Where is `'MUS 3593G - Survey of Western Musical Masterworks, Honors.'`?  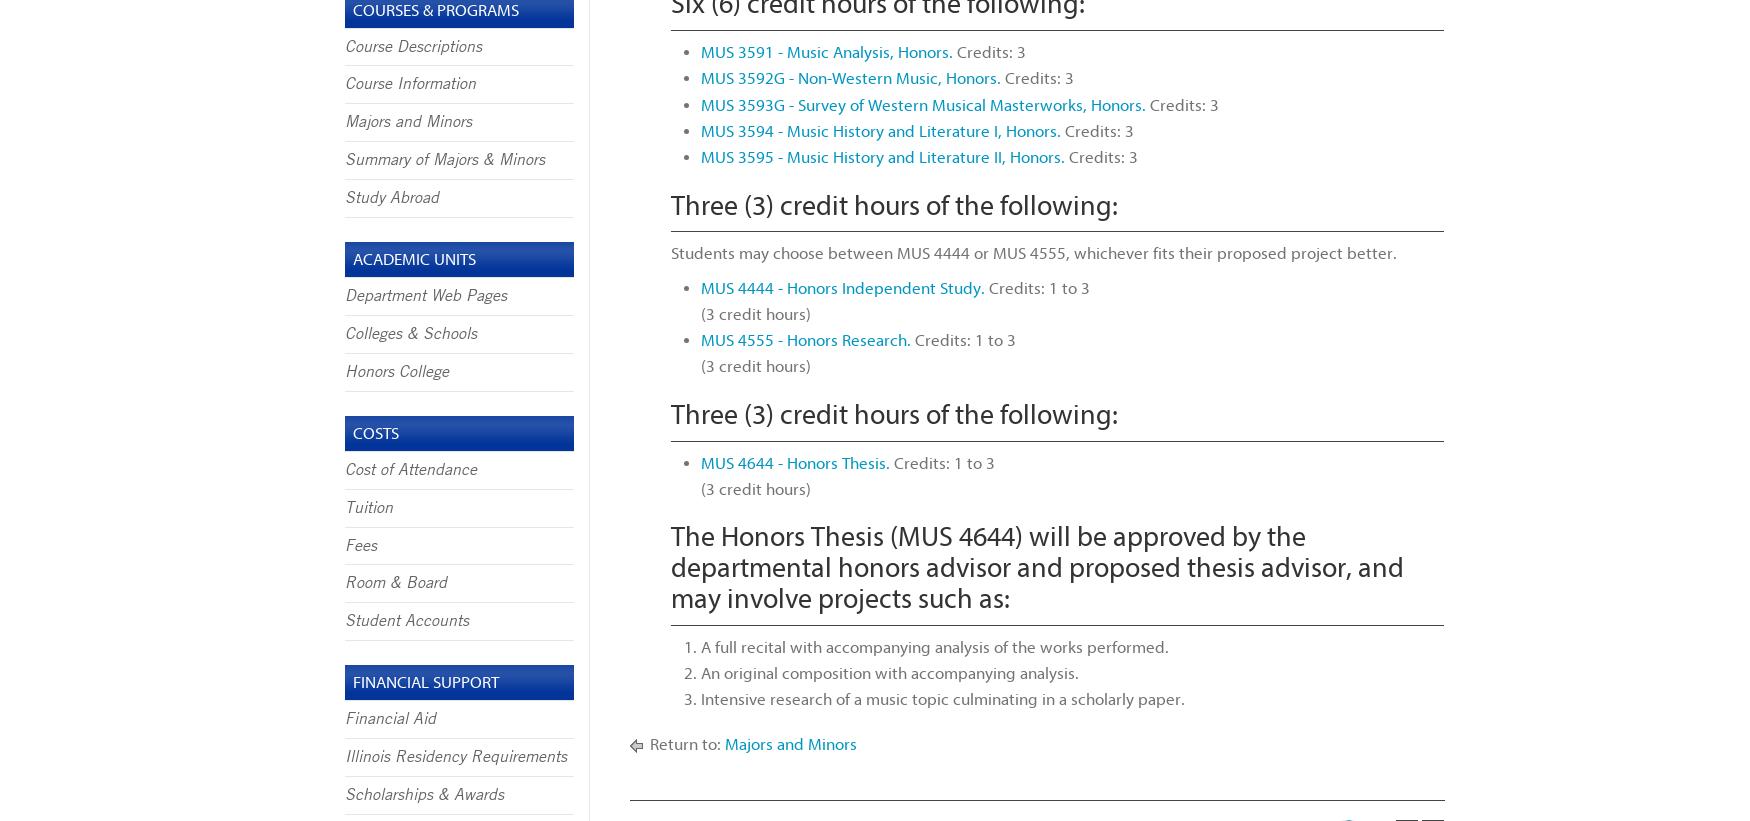
'MUS 3593G - Survey of Western Musical Masterworks, Honors.' is located at coordinates (921, 103).